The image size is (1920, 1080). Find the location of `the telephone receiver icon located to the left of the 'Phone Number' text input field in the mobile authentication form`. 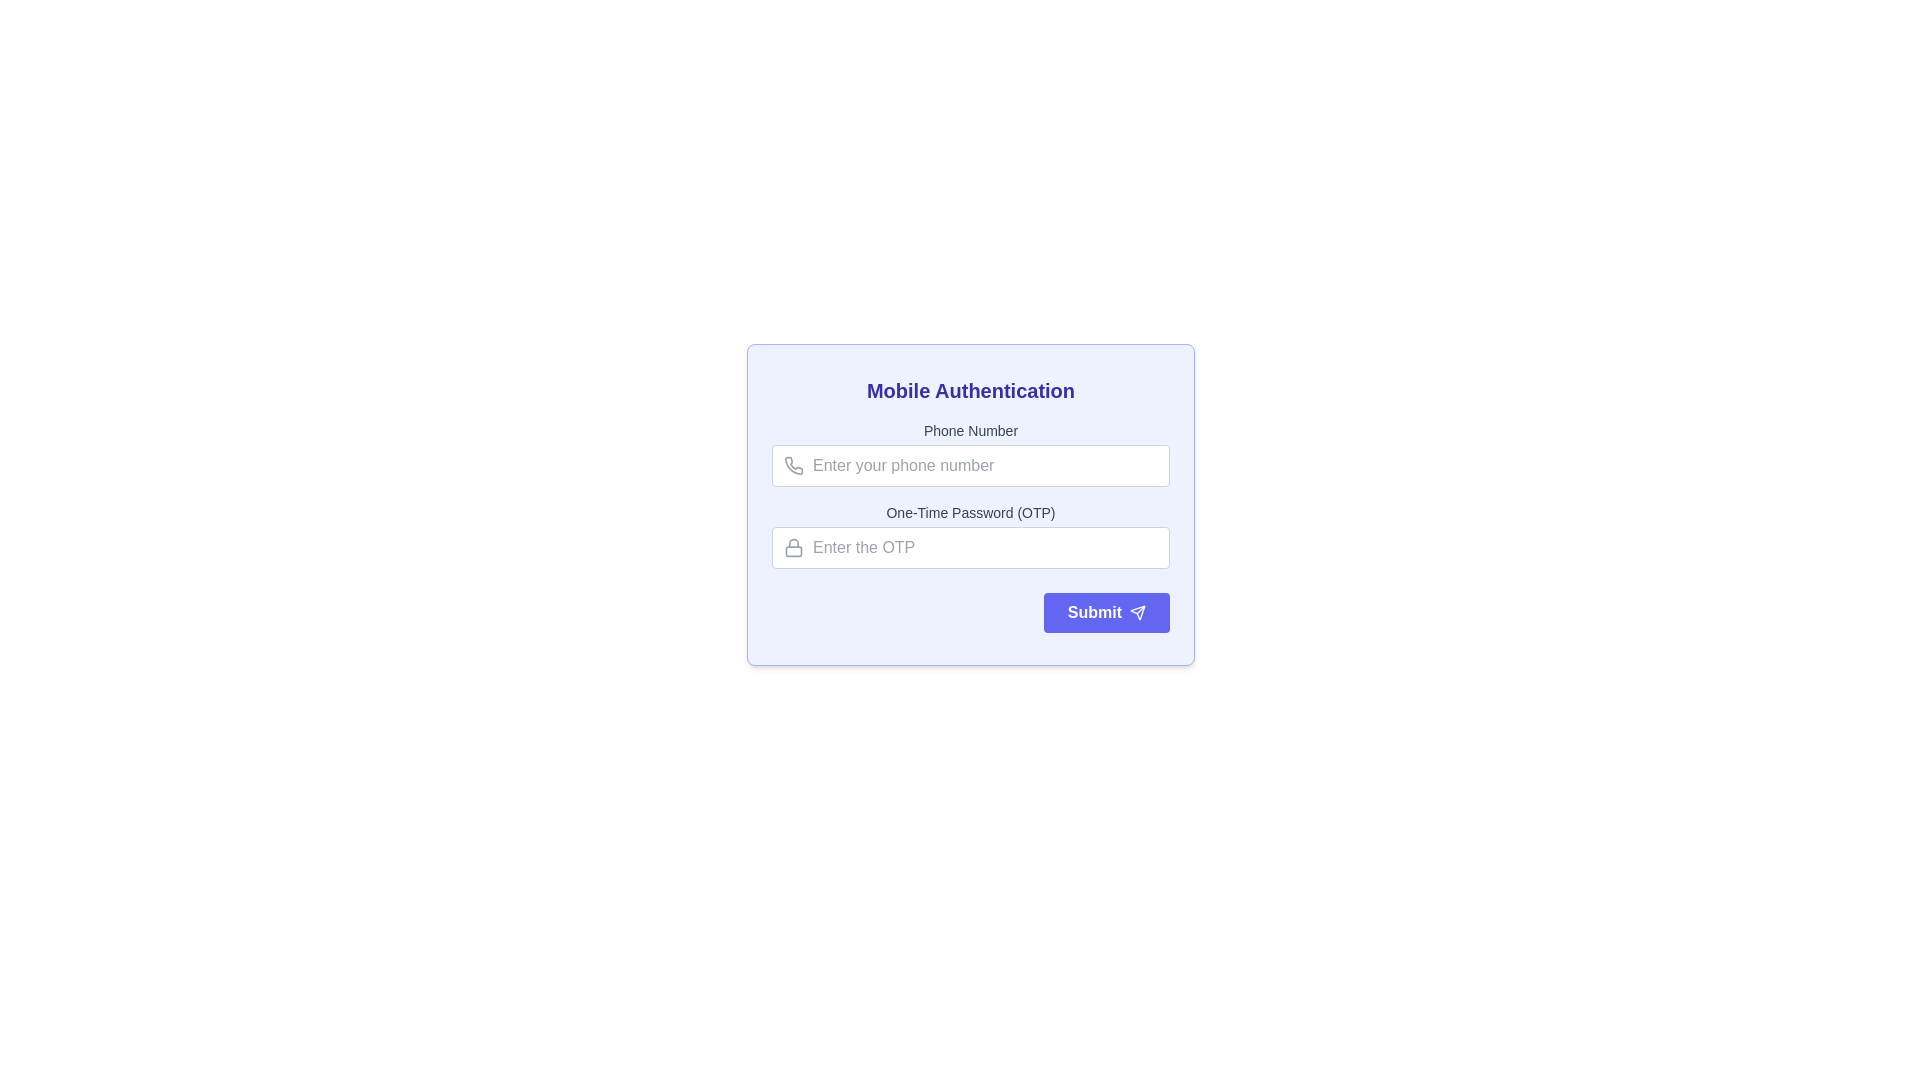

the telephone receiver icon located to the left of the 'Phone Number' text input field in the mobile authentication form is located at coordinates (793, 466).